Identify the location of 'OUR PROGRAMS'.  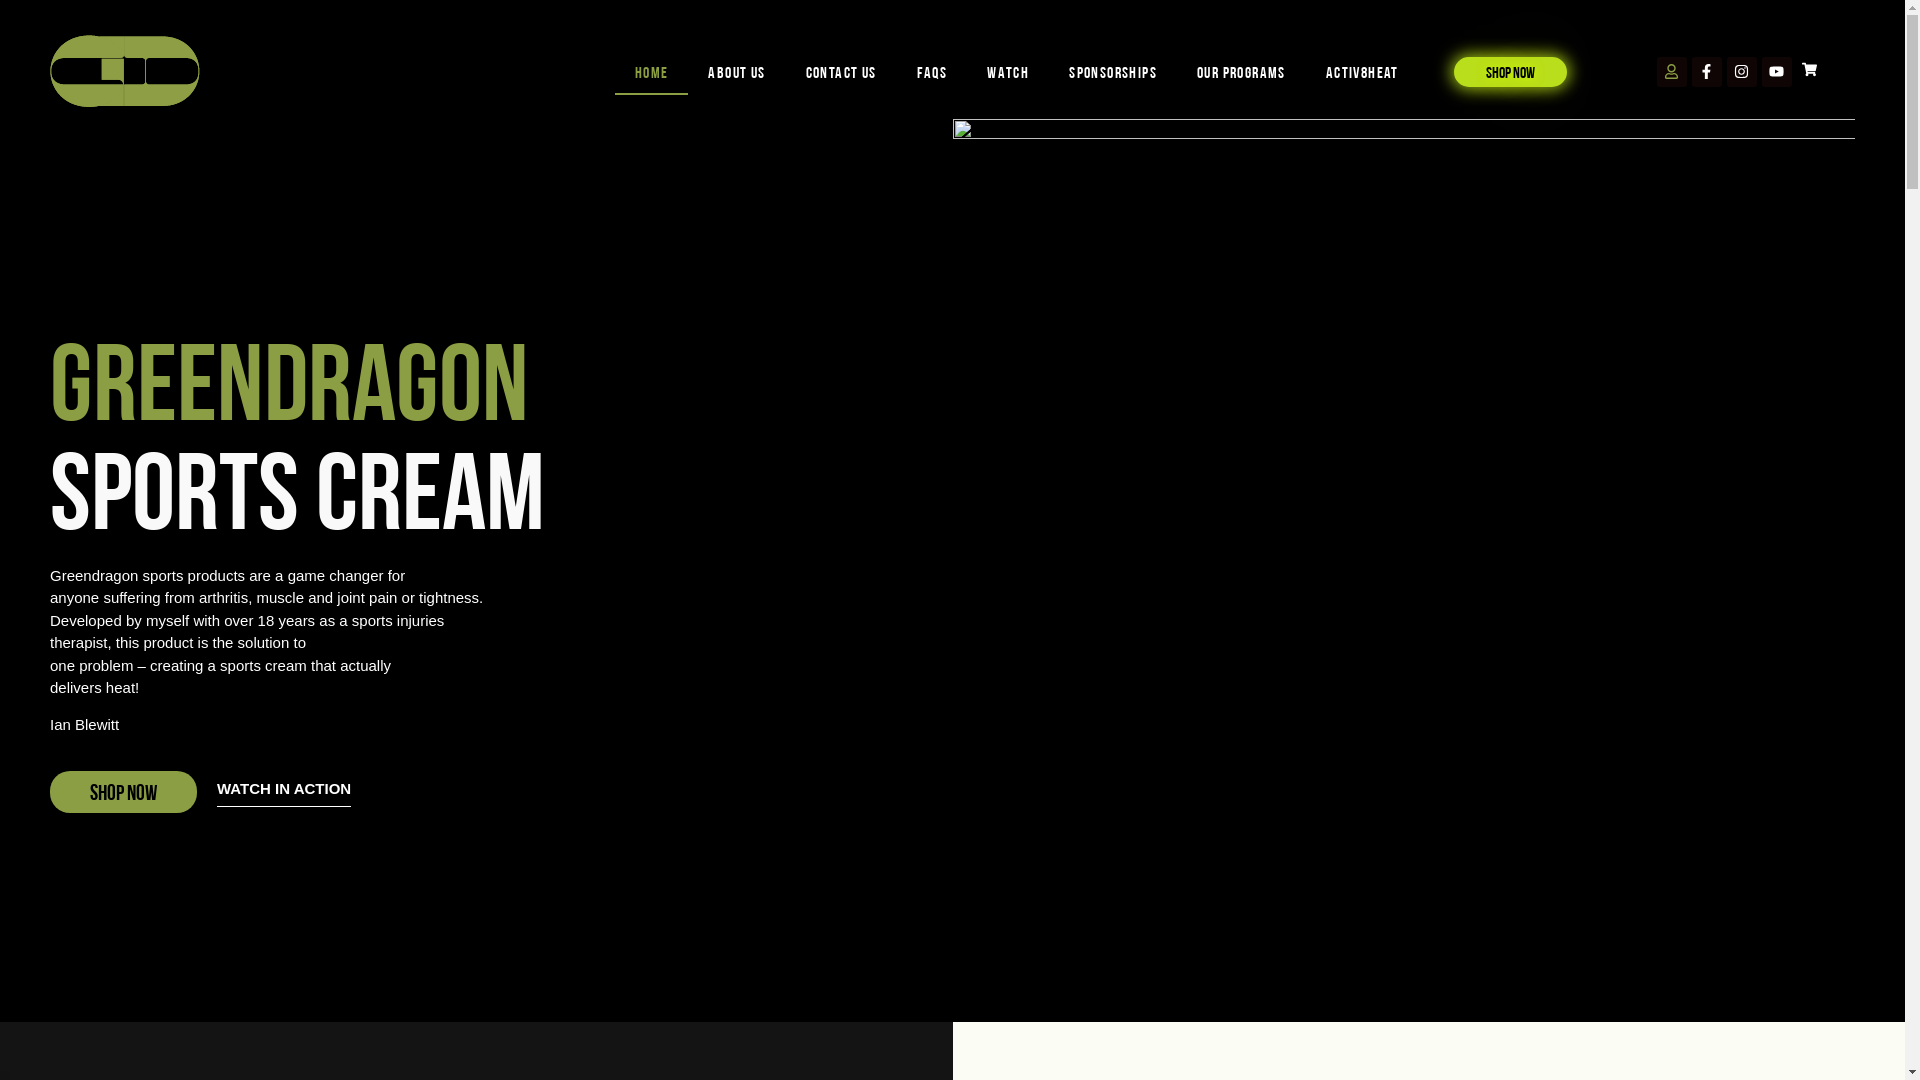
(1240, 69).